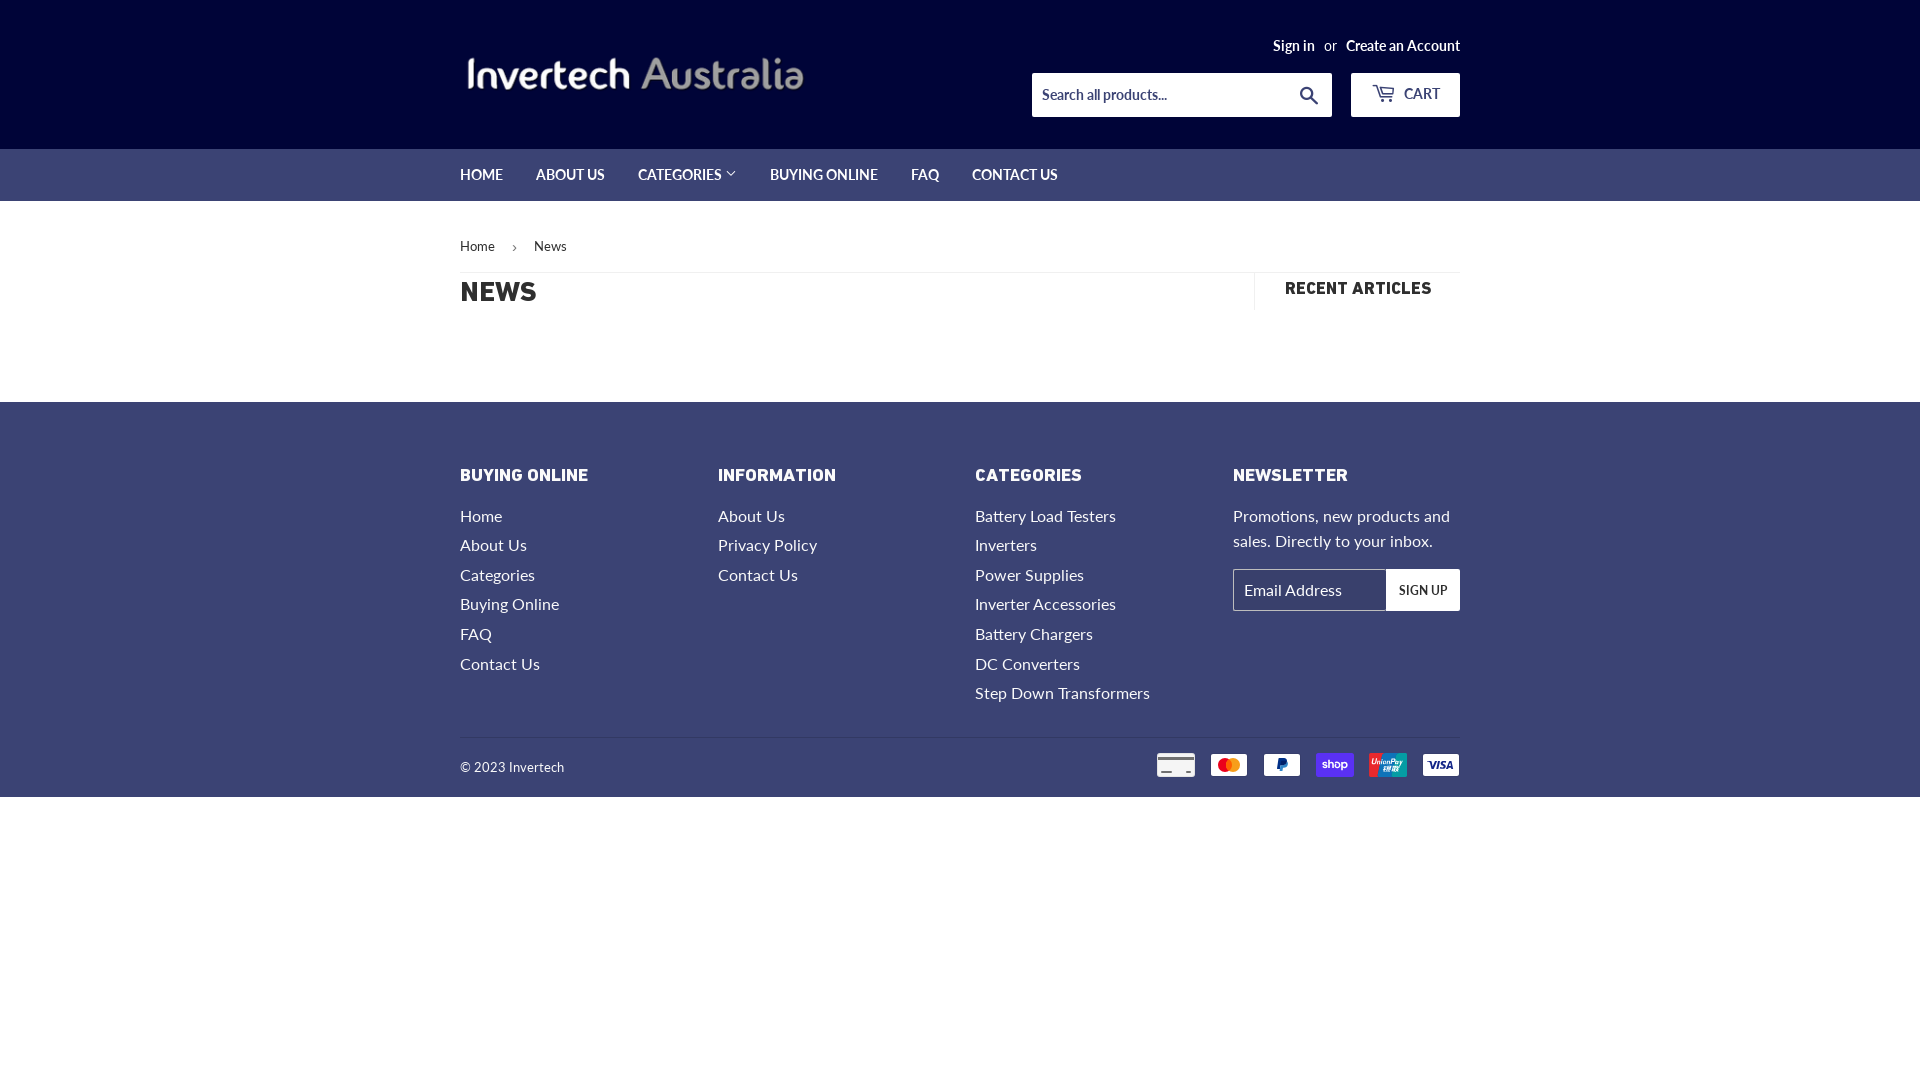 The width and height of the screenshot is (1920, 1080). Describe the element at coordinates (1027, 663) in the screenshot. I see `'DC Converters'` at that location.